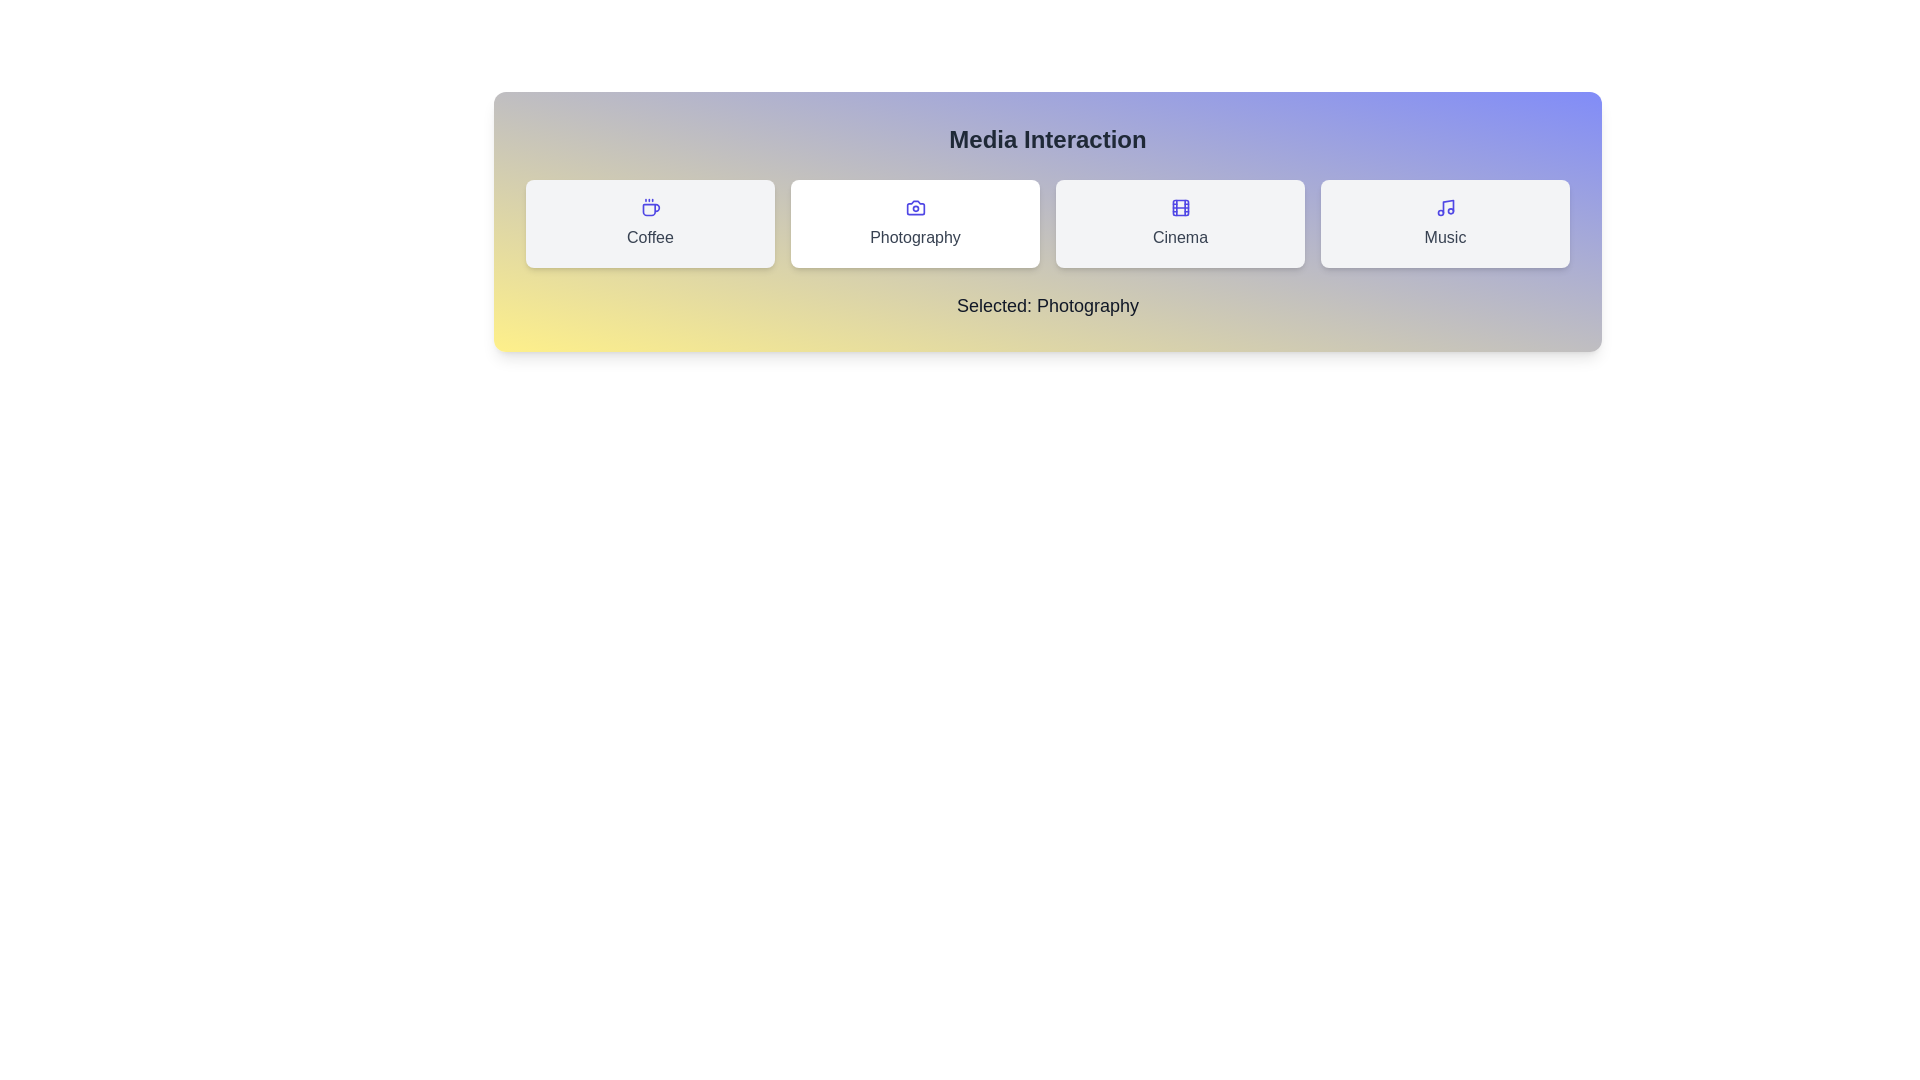  Describe the element at coordinates (914, 208) in the screenshot. I see `the indigo camera icon located above the 'Photography' text` at that location.